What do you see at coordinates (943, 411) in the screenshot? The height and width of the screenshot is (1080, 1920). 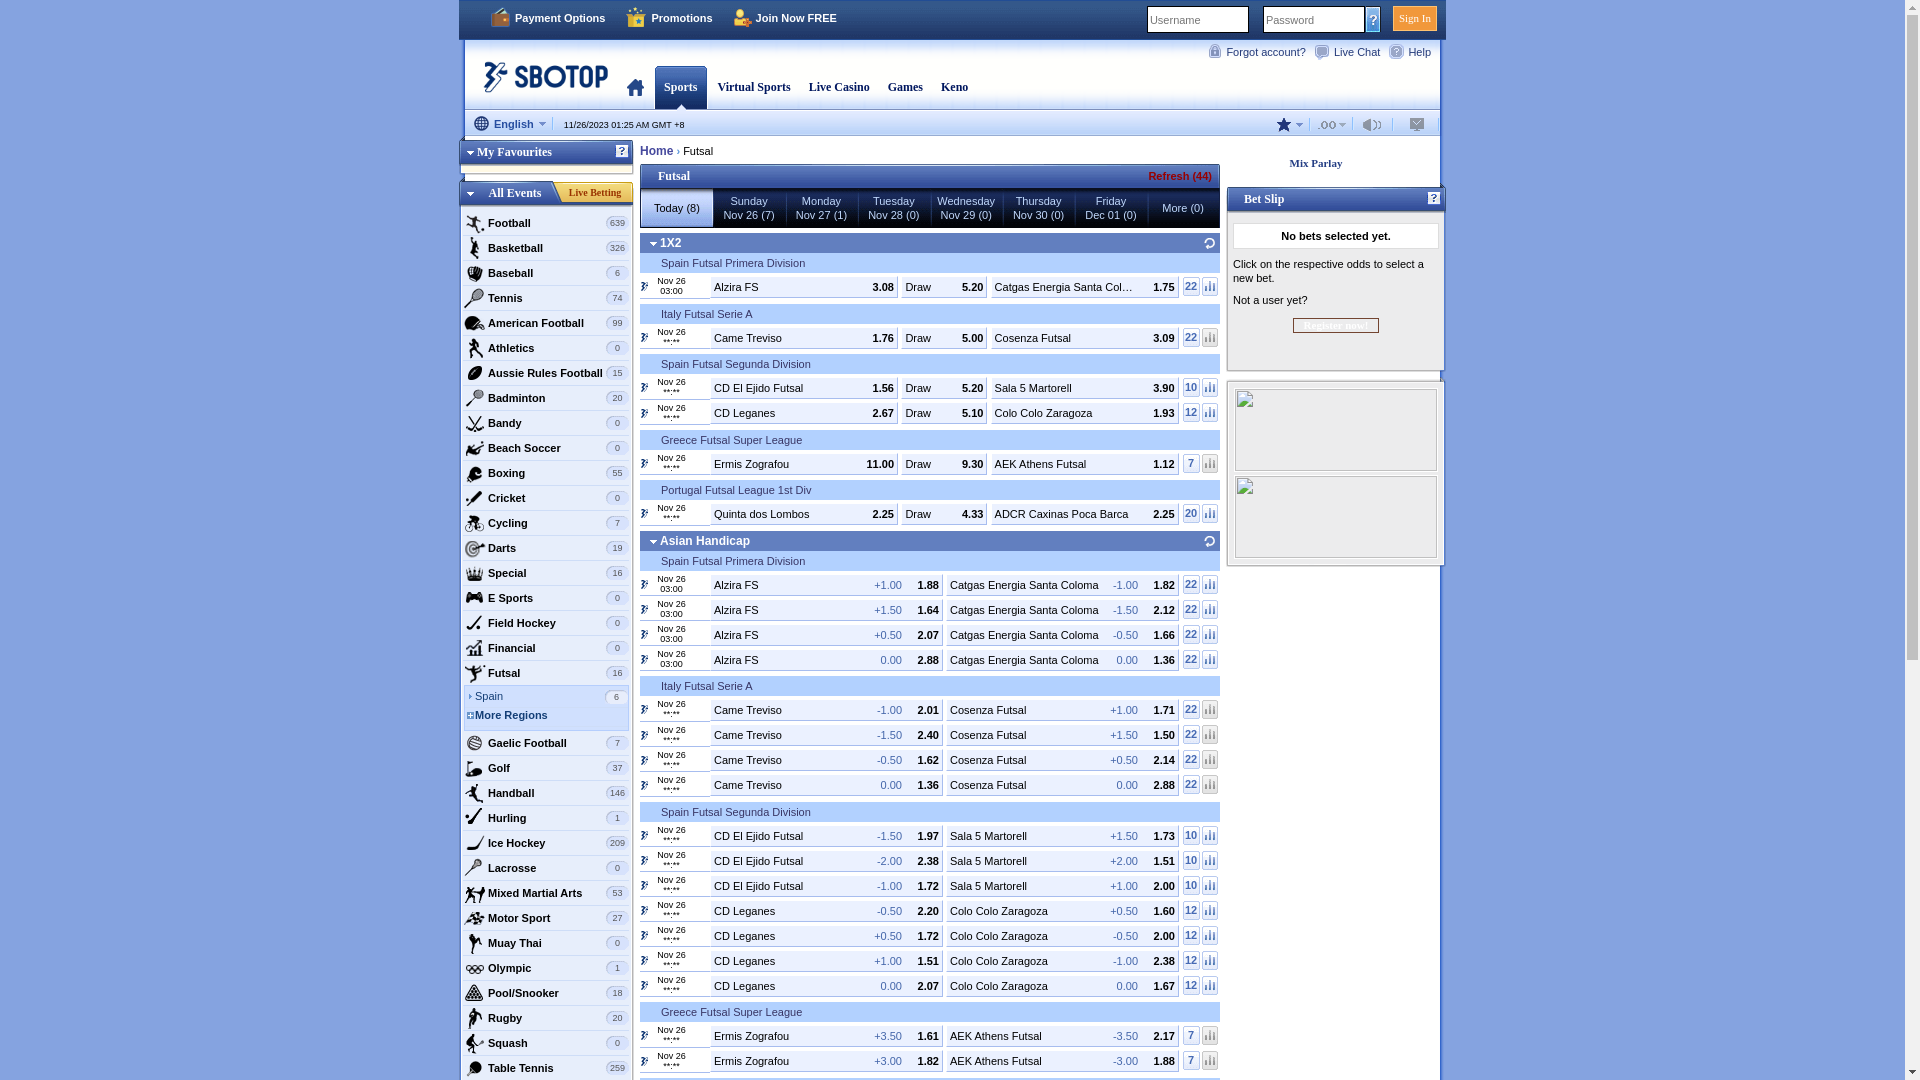 I see `'5.10` at bounding box center [943, 411].